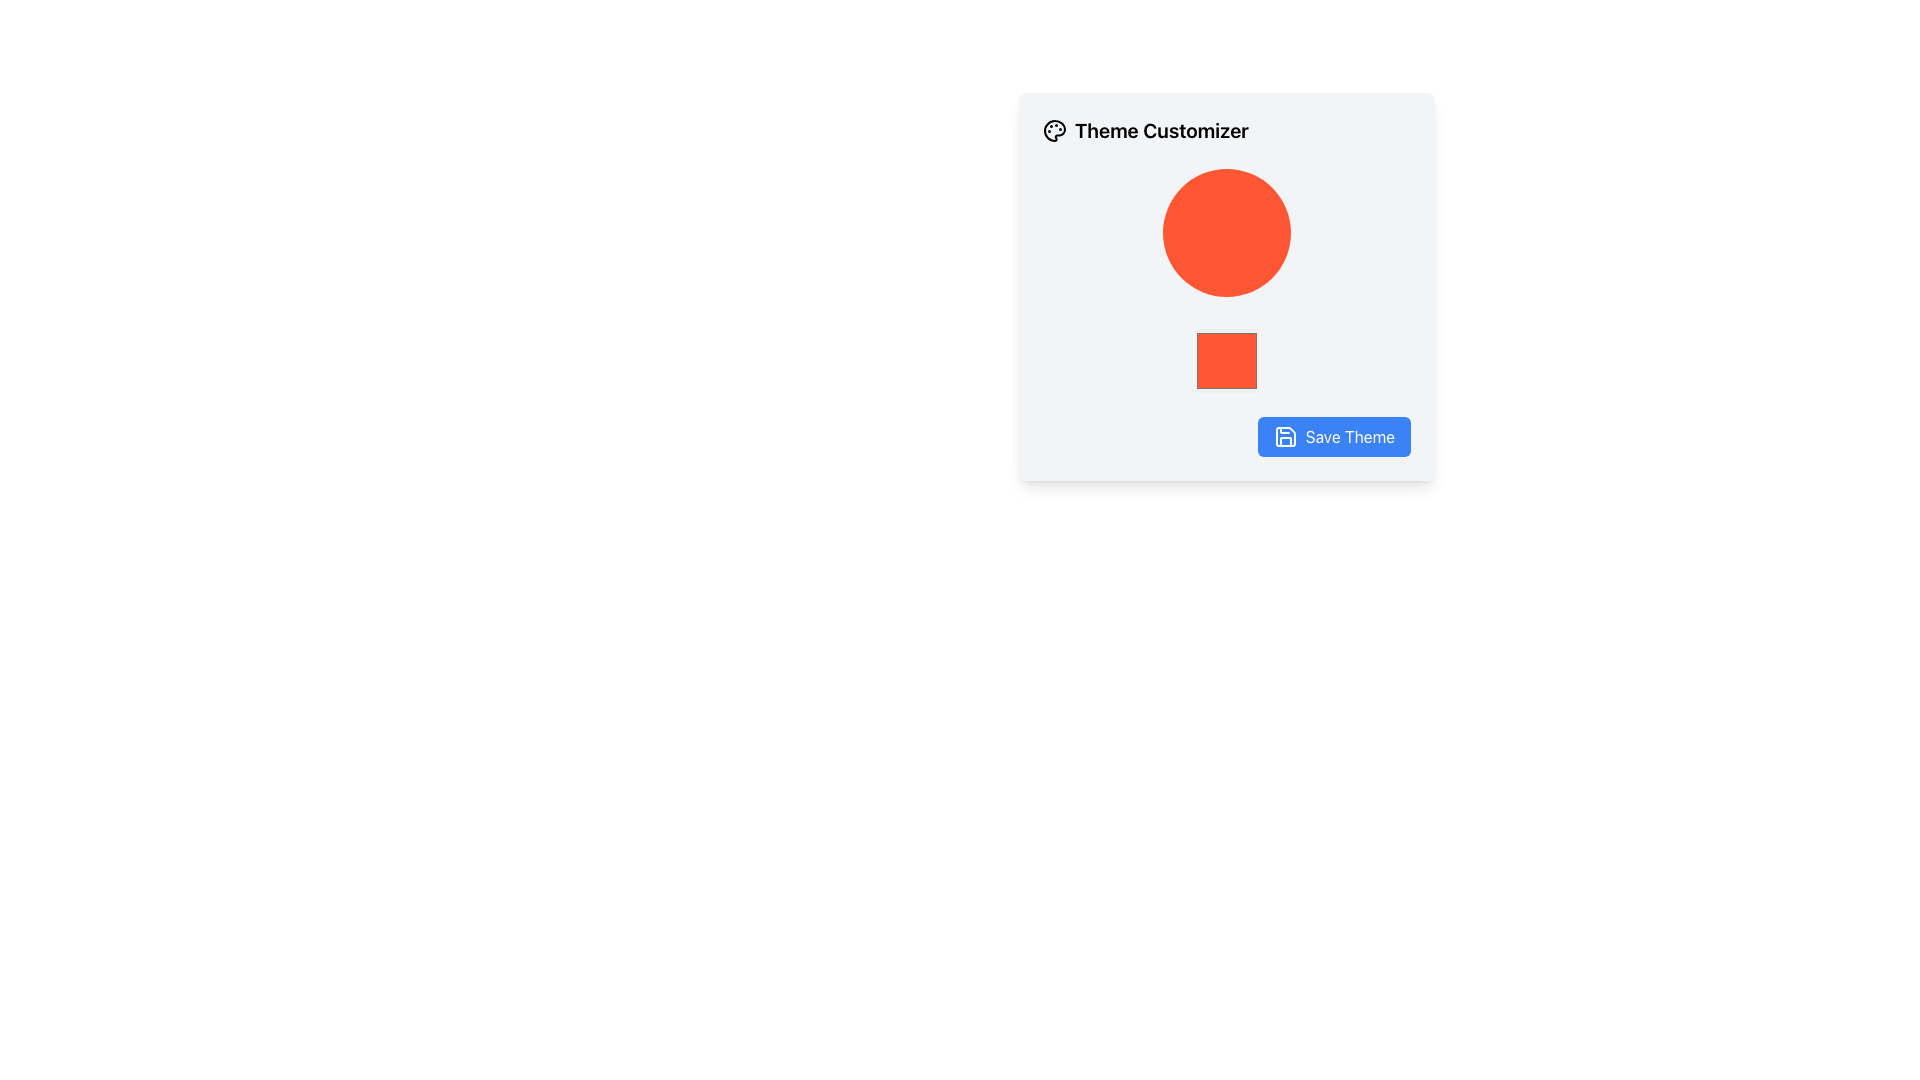 This screenshot has height=1080, width=1920. I want to click on the orange square color picker input element located below the circular color preview, so click(1226, 361).